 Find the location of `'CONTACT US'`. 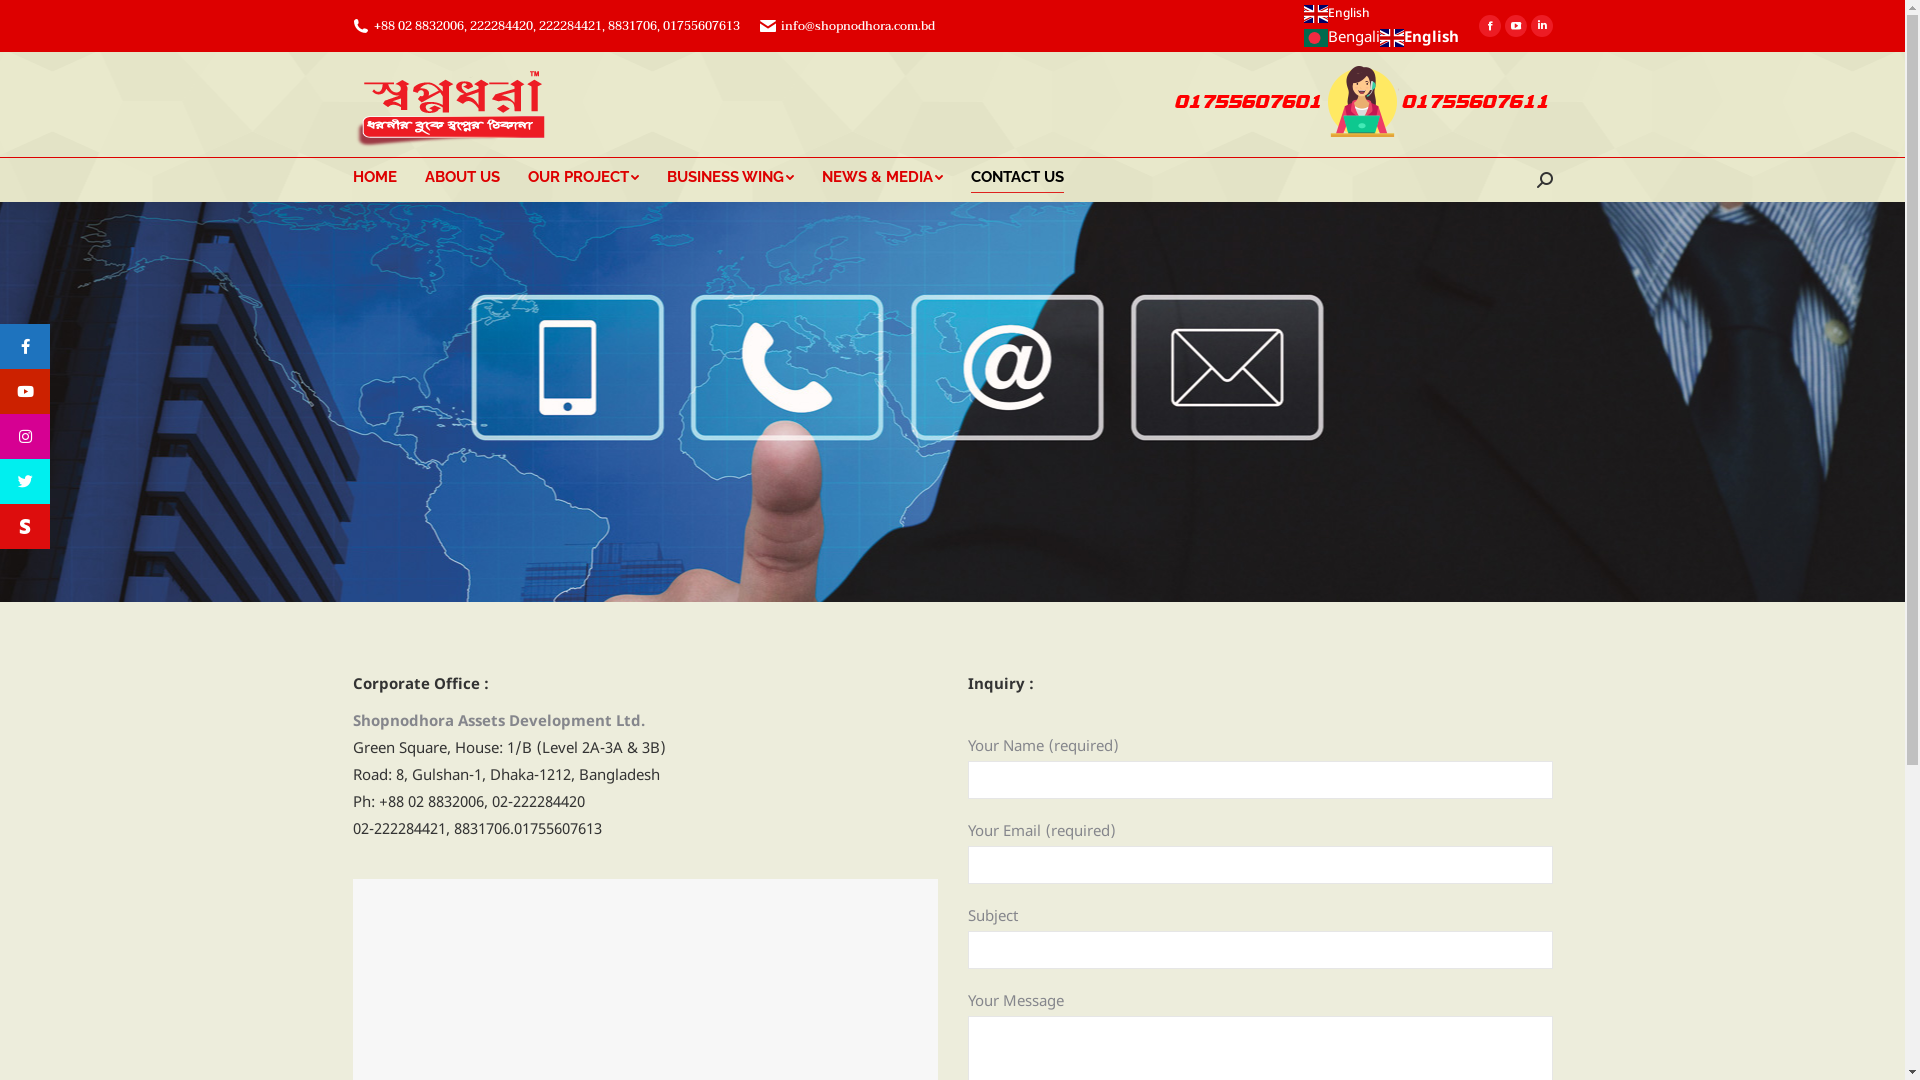

'CONTACT US' is located at coordinates (1030, 176).